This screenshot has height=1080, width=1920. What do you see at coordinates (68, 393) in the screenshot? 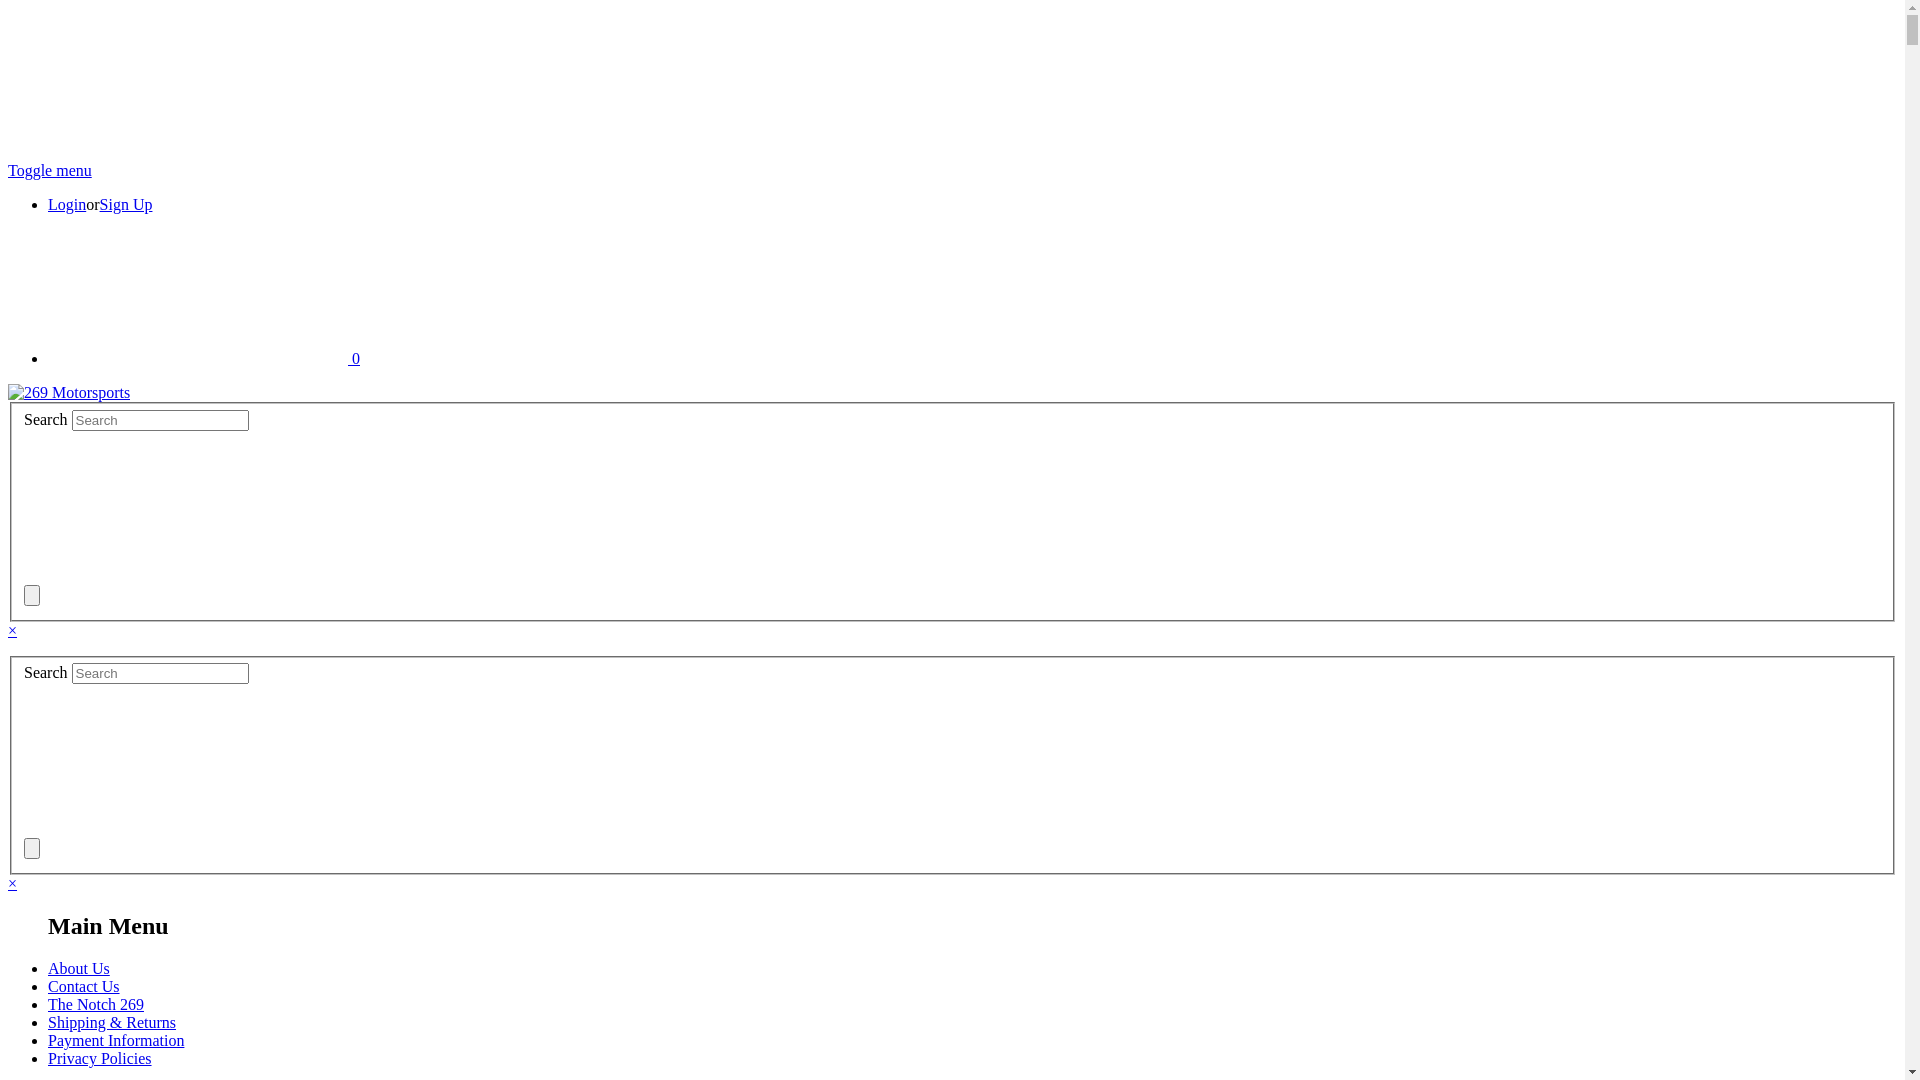
I see `'269 Motorsports'` at bounding box center [68, 393].